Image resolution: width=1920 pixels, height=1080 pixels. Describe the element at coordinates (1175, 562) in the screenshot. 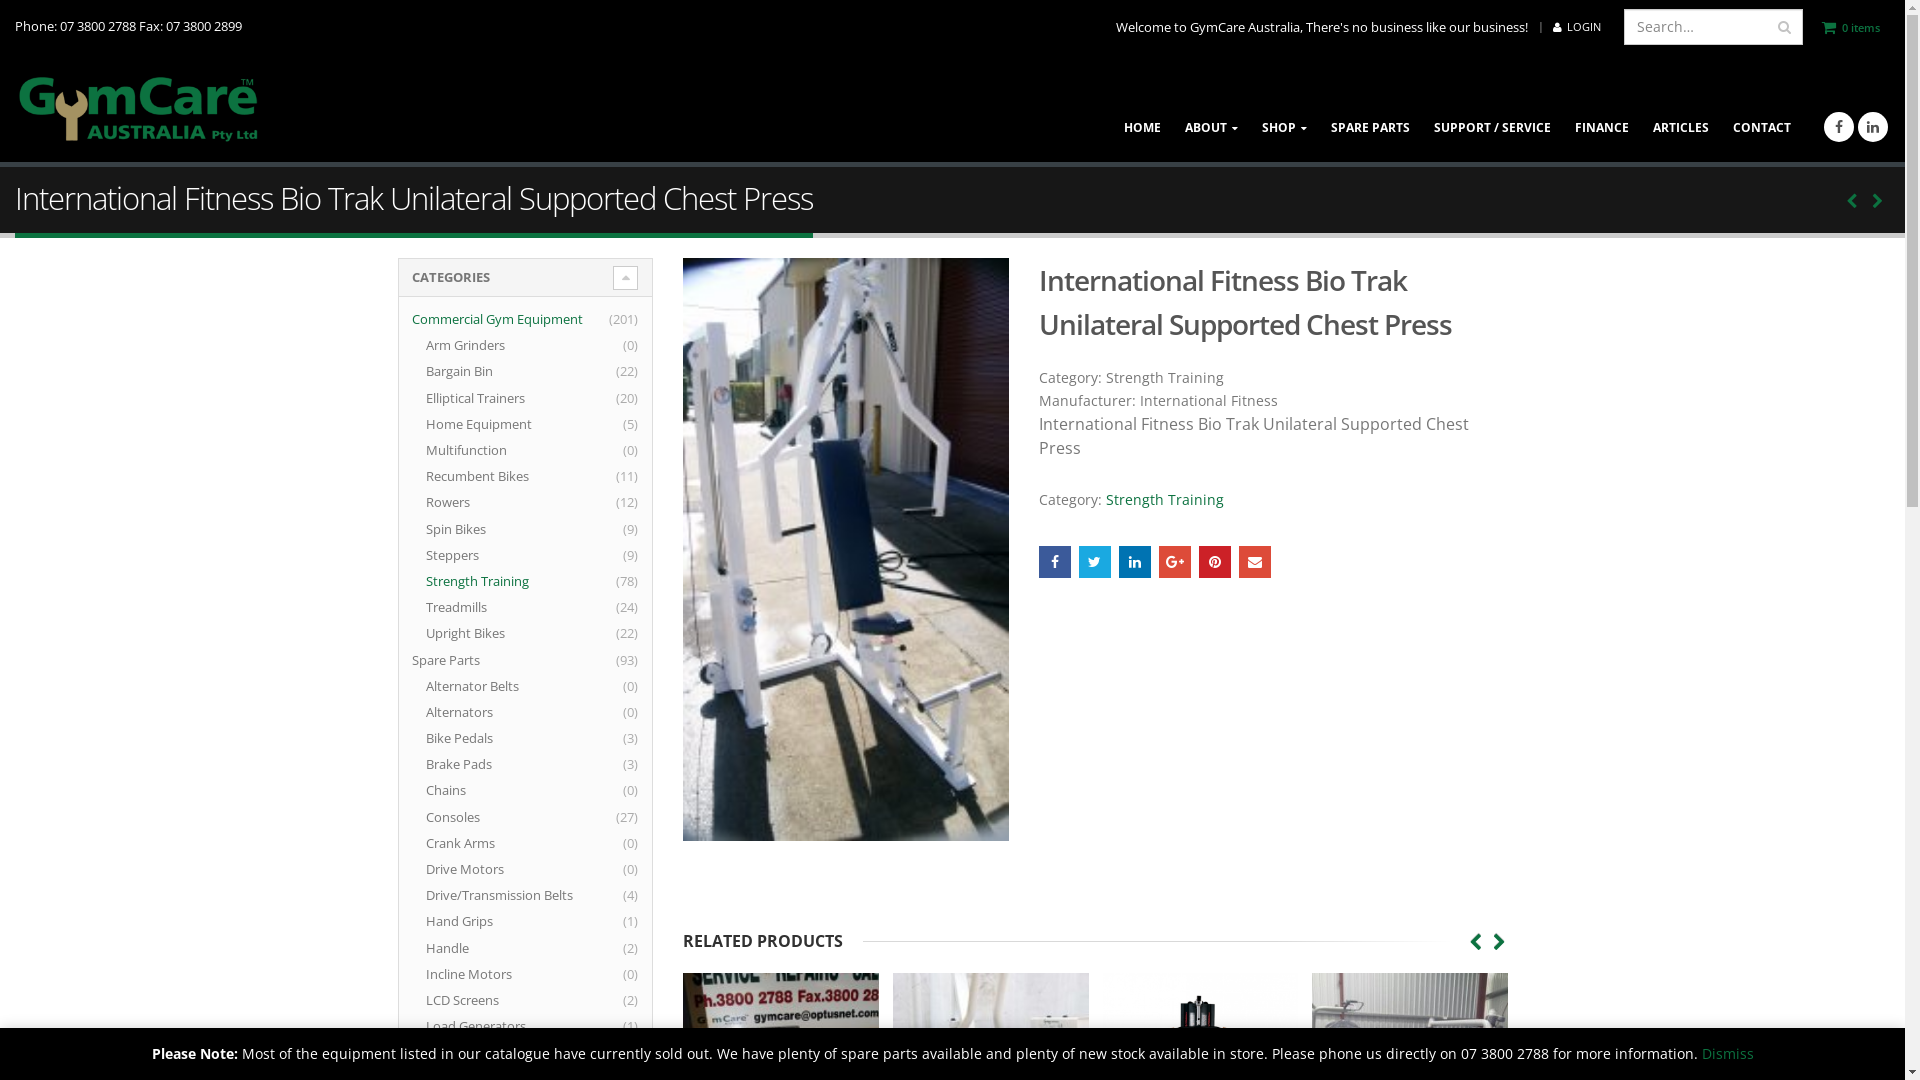

I see `'Google +'` at that location.